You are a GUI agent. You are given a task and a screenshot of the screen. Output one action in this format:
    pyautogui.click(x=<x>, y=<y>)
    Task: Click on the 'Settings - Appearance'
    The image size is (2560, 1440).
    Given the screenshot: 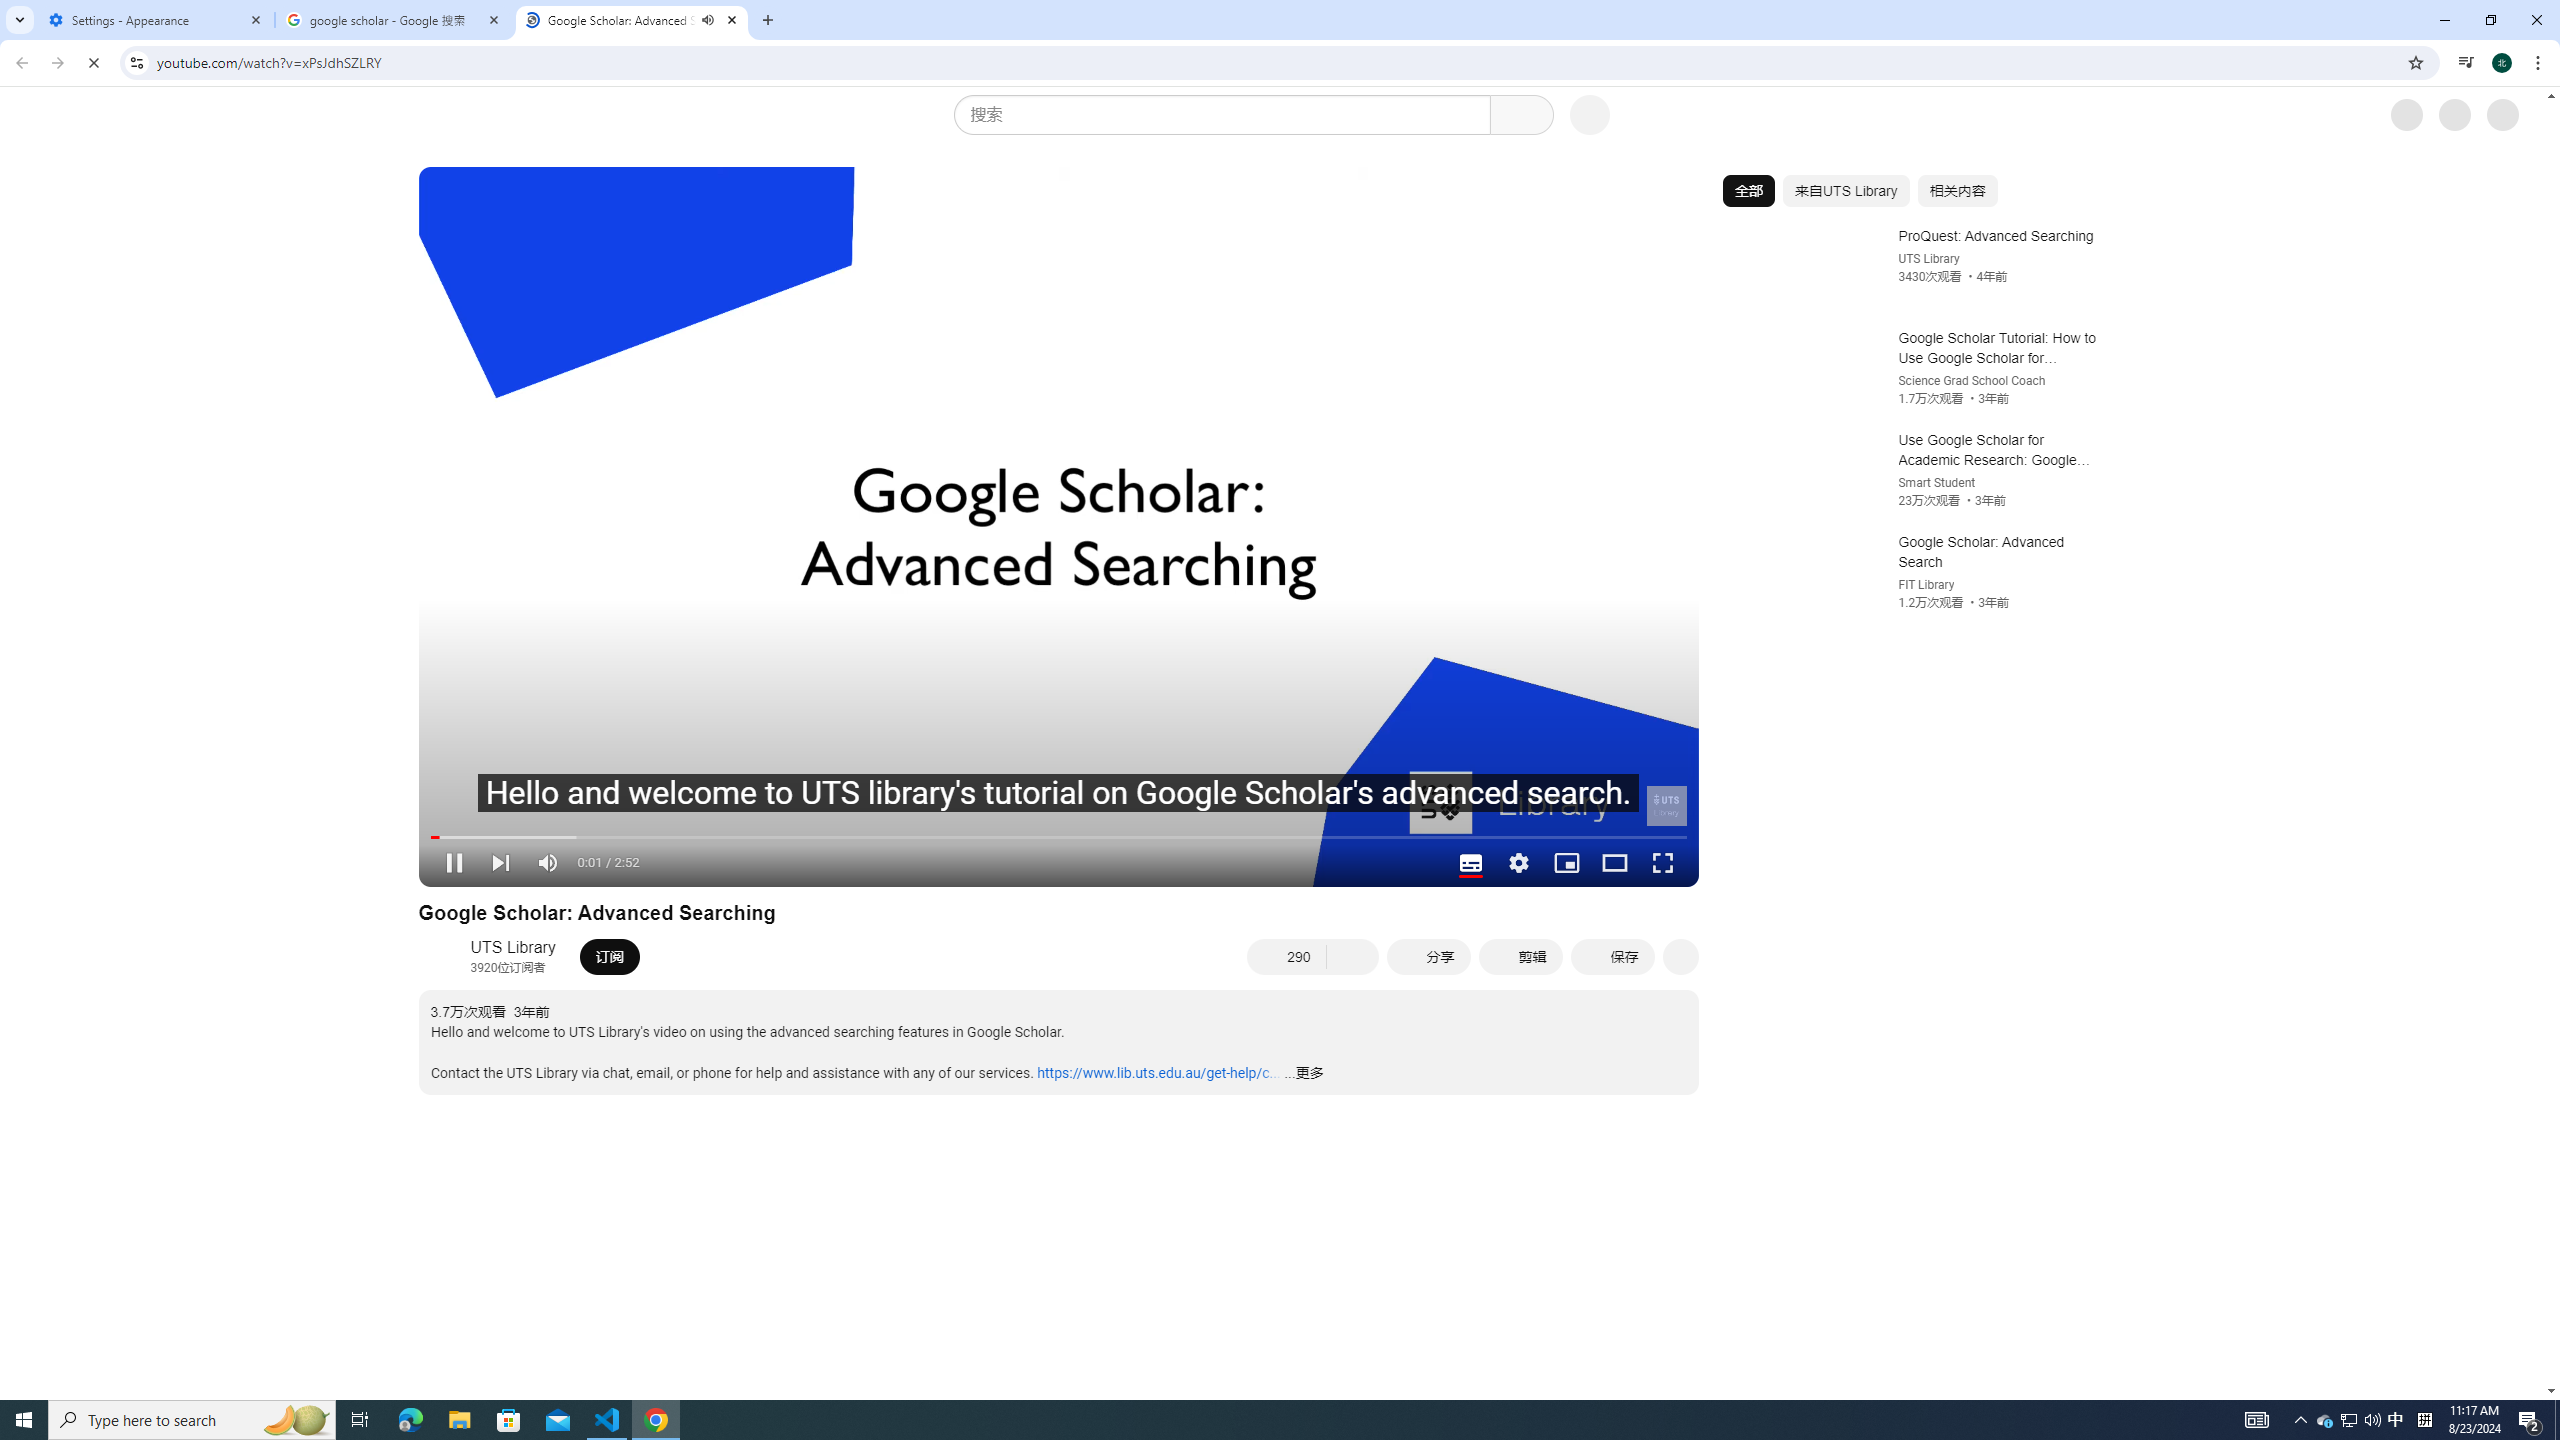 What is the action you would take?
    pyautogui.click(x=155, y=19)
    